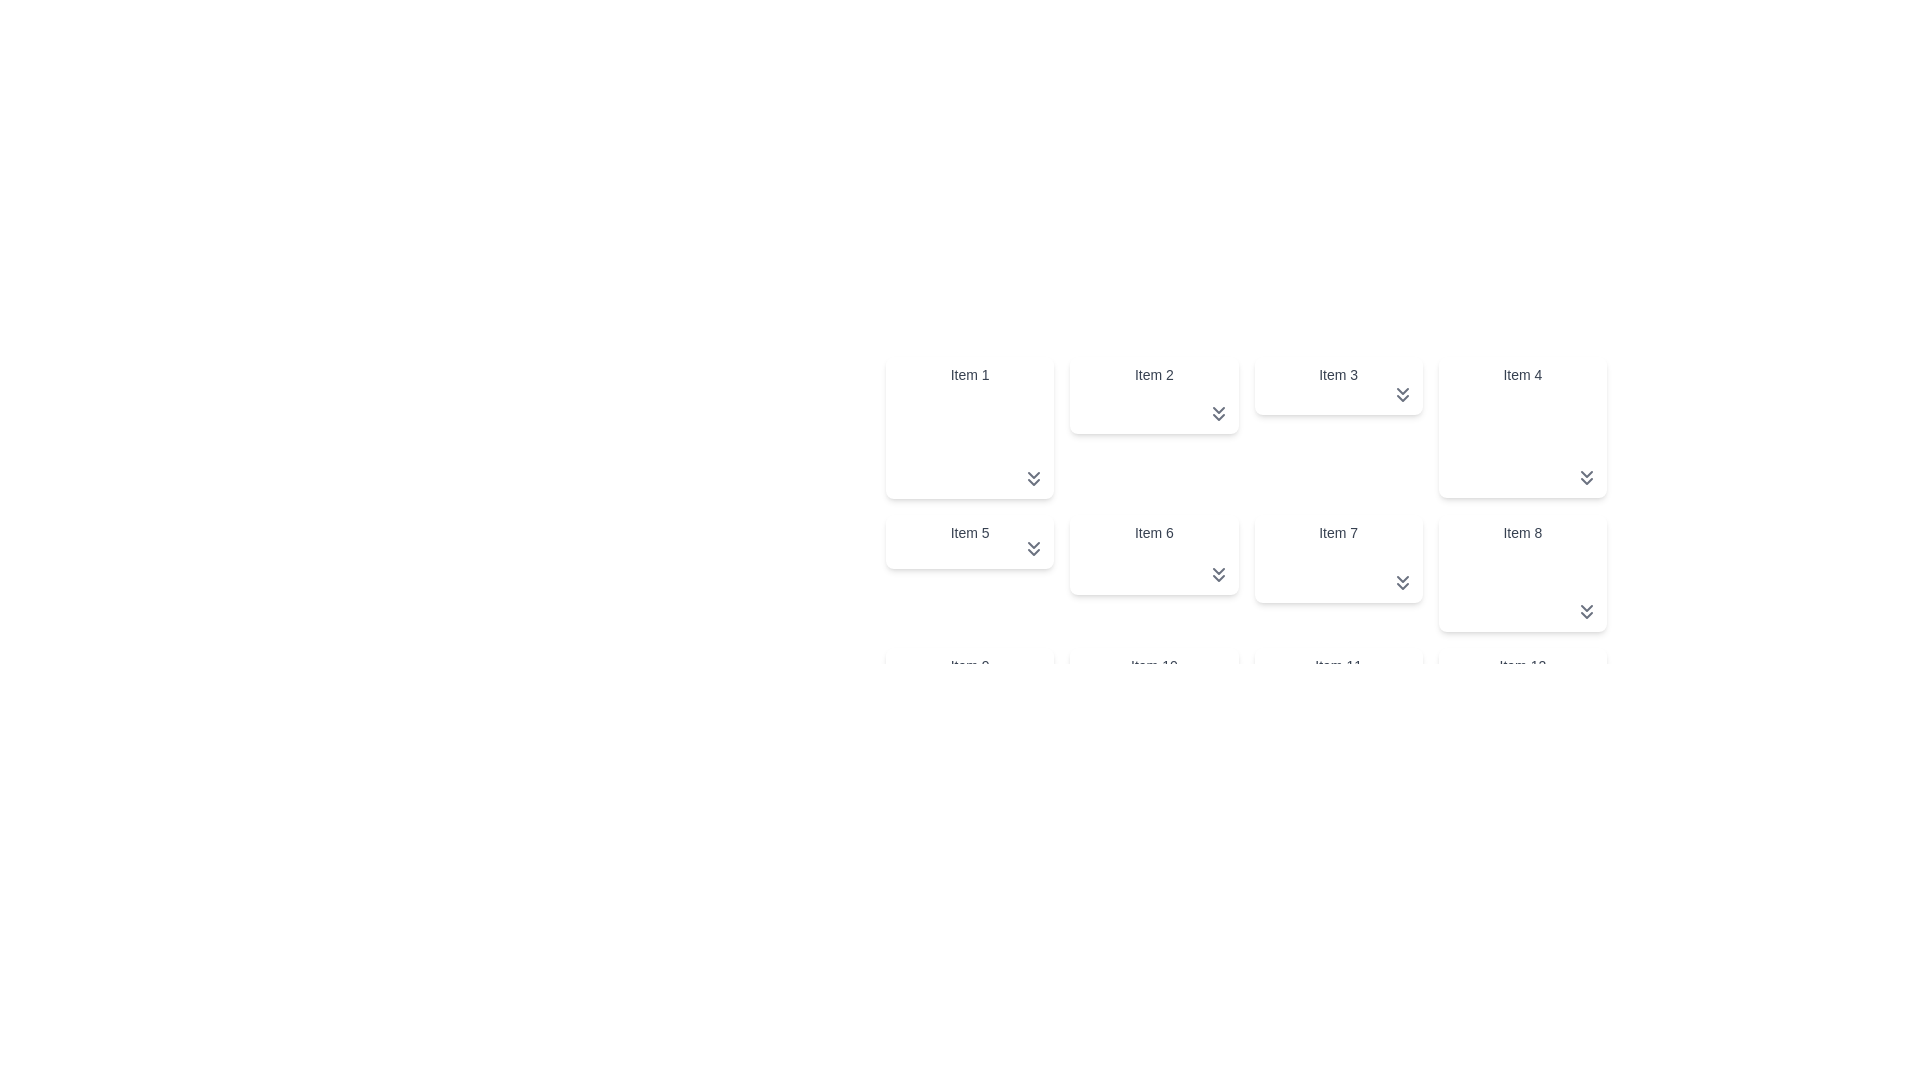 This screenshot has height=1080, width=1920. What do you see at coordinates (1401, 394) in the screenshot?
I see `the double-chevron-down icon located in the bottom-right corner of the card labeled 'Item 3' to trigger tooltips or highlighting effects` at bounding box center [1401, 394].